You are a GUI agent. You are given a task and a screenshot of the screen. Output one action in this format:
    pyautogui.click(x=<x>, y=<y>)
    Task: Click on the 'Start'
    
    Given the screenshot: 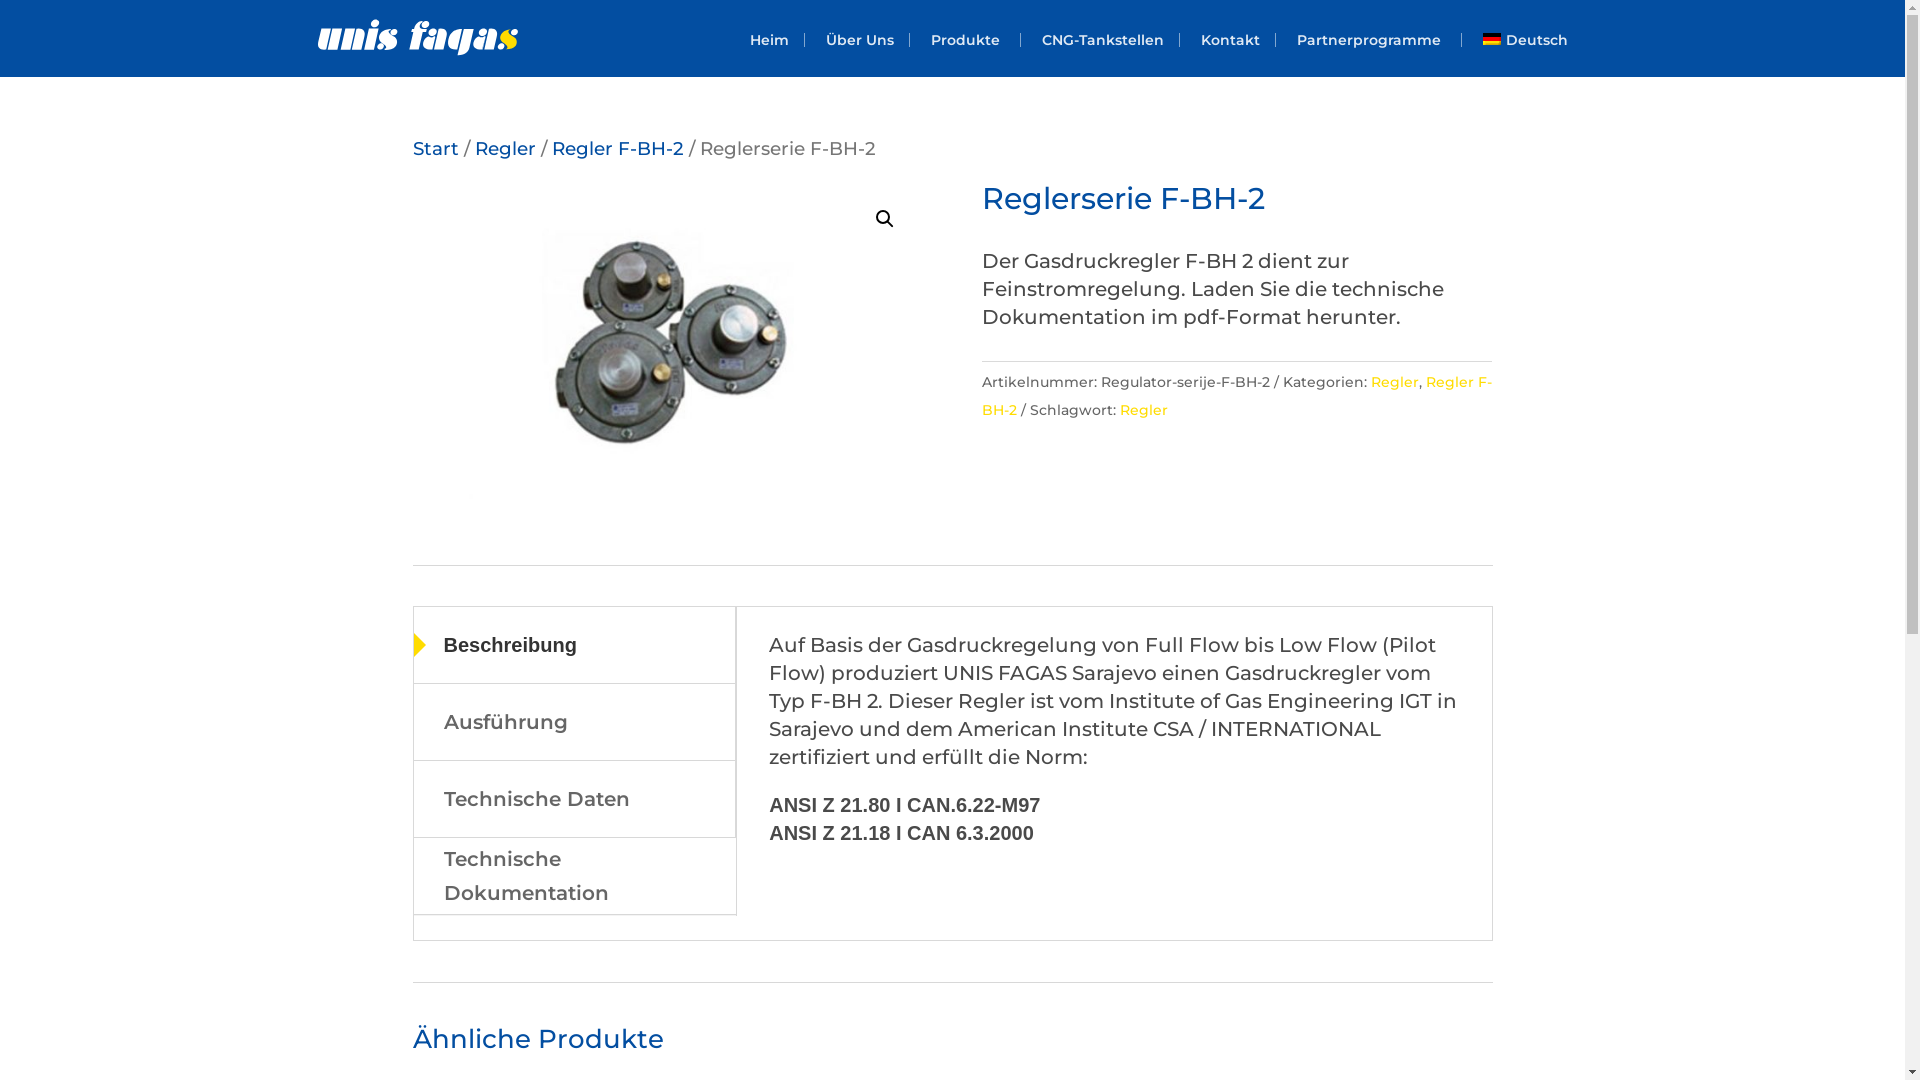 What is the action you would take?
    pyautogui.click(x=434, y=147)
    